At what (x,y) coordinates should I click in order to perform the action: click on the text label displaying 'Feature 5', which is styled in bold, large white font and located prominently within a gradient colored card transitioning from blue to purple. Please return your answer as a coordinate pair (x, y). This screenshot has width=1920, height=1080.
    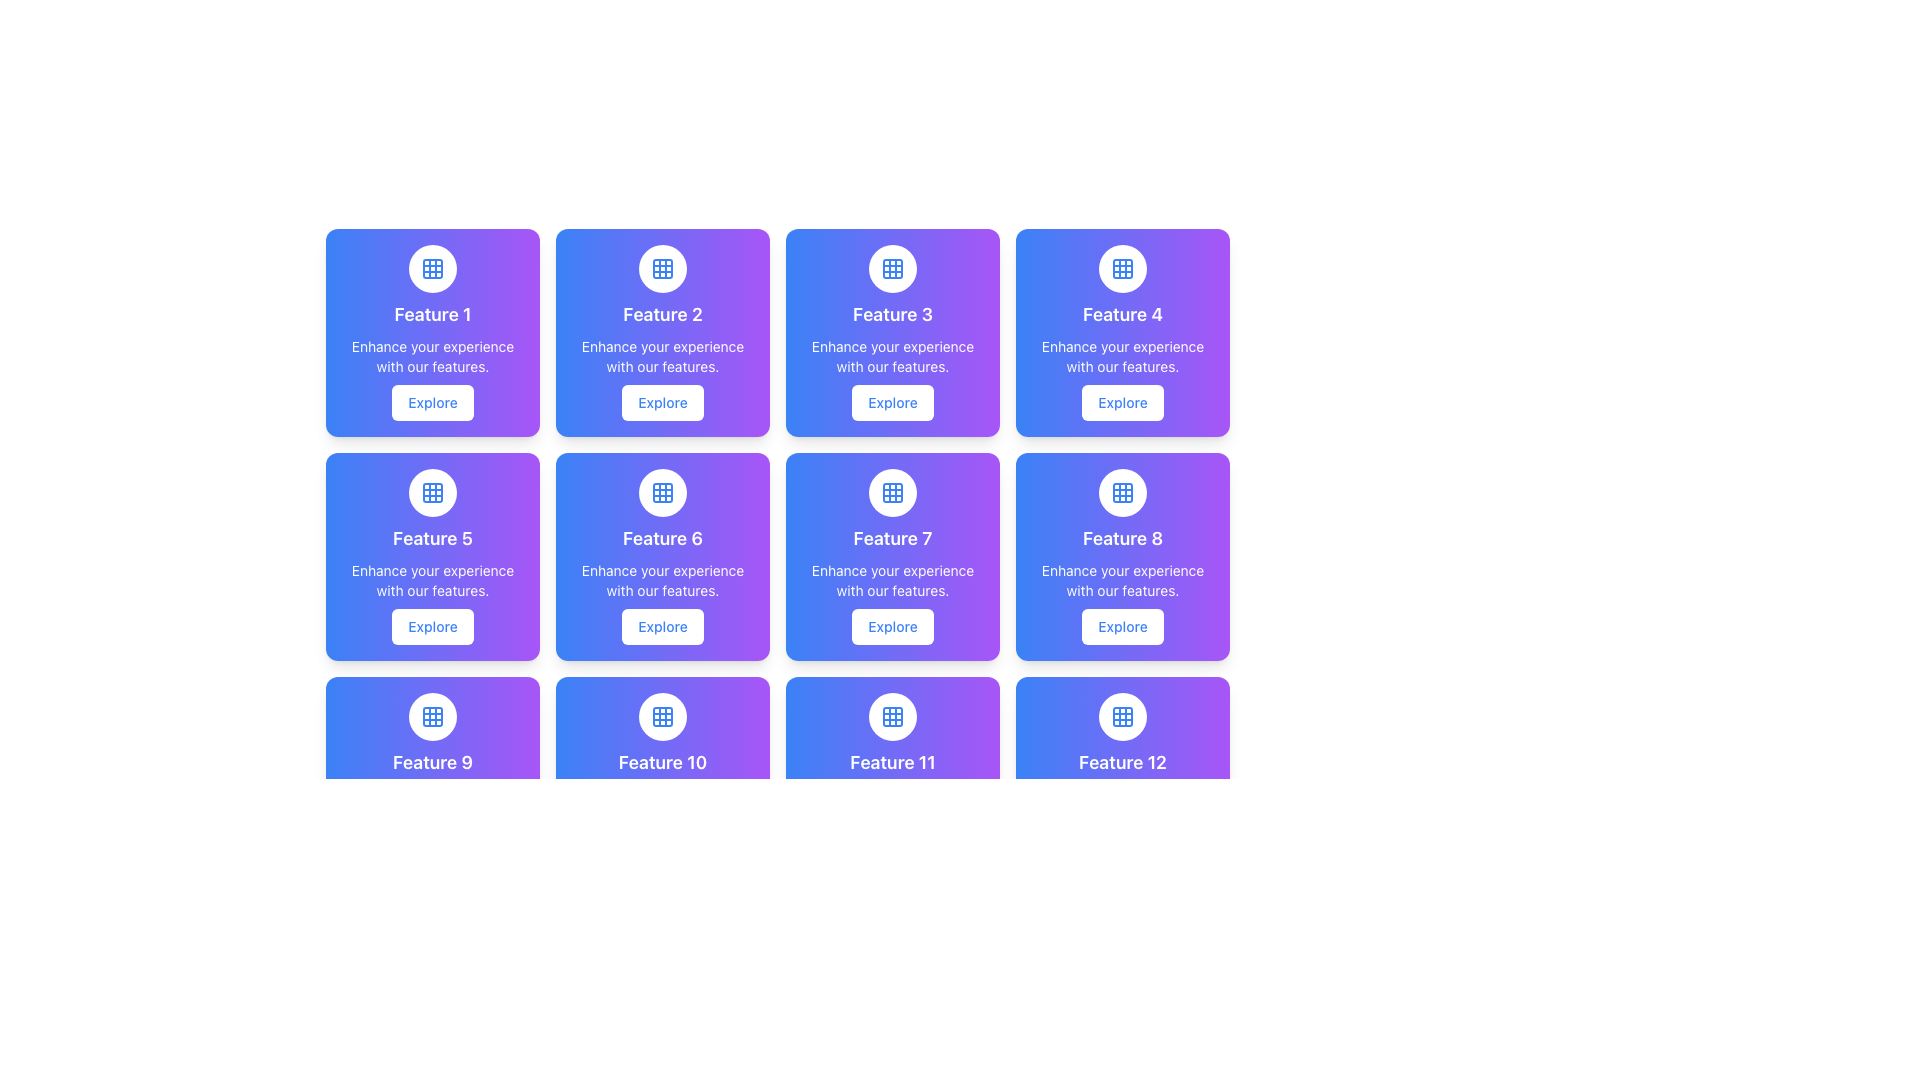
    Looking at the image, I should click on (431, 538).